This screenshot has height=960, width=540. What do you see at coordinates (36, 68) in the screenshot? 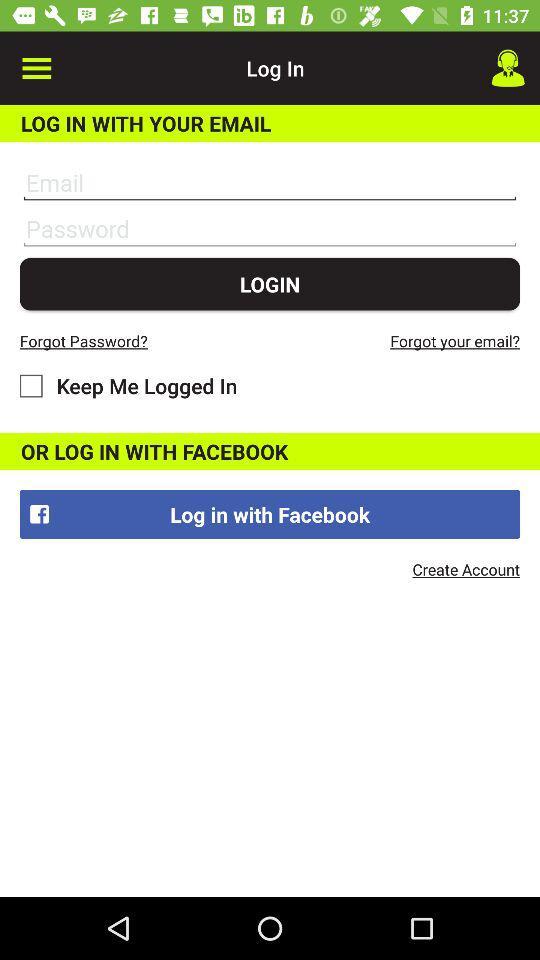
I see `icon next to the log in item` at bounding box center [36, 68].